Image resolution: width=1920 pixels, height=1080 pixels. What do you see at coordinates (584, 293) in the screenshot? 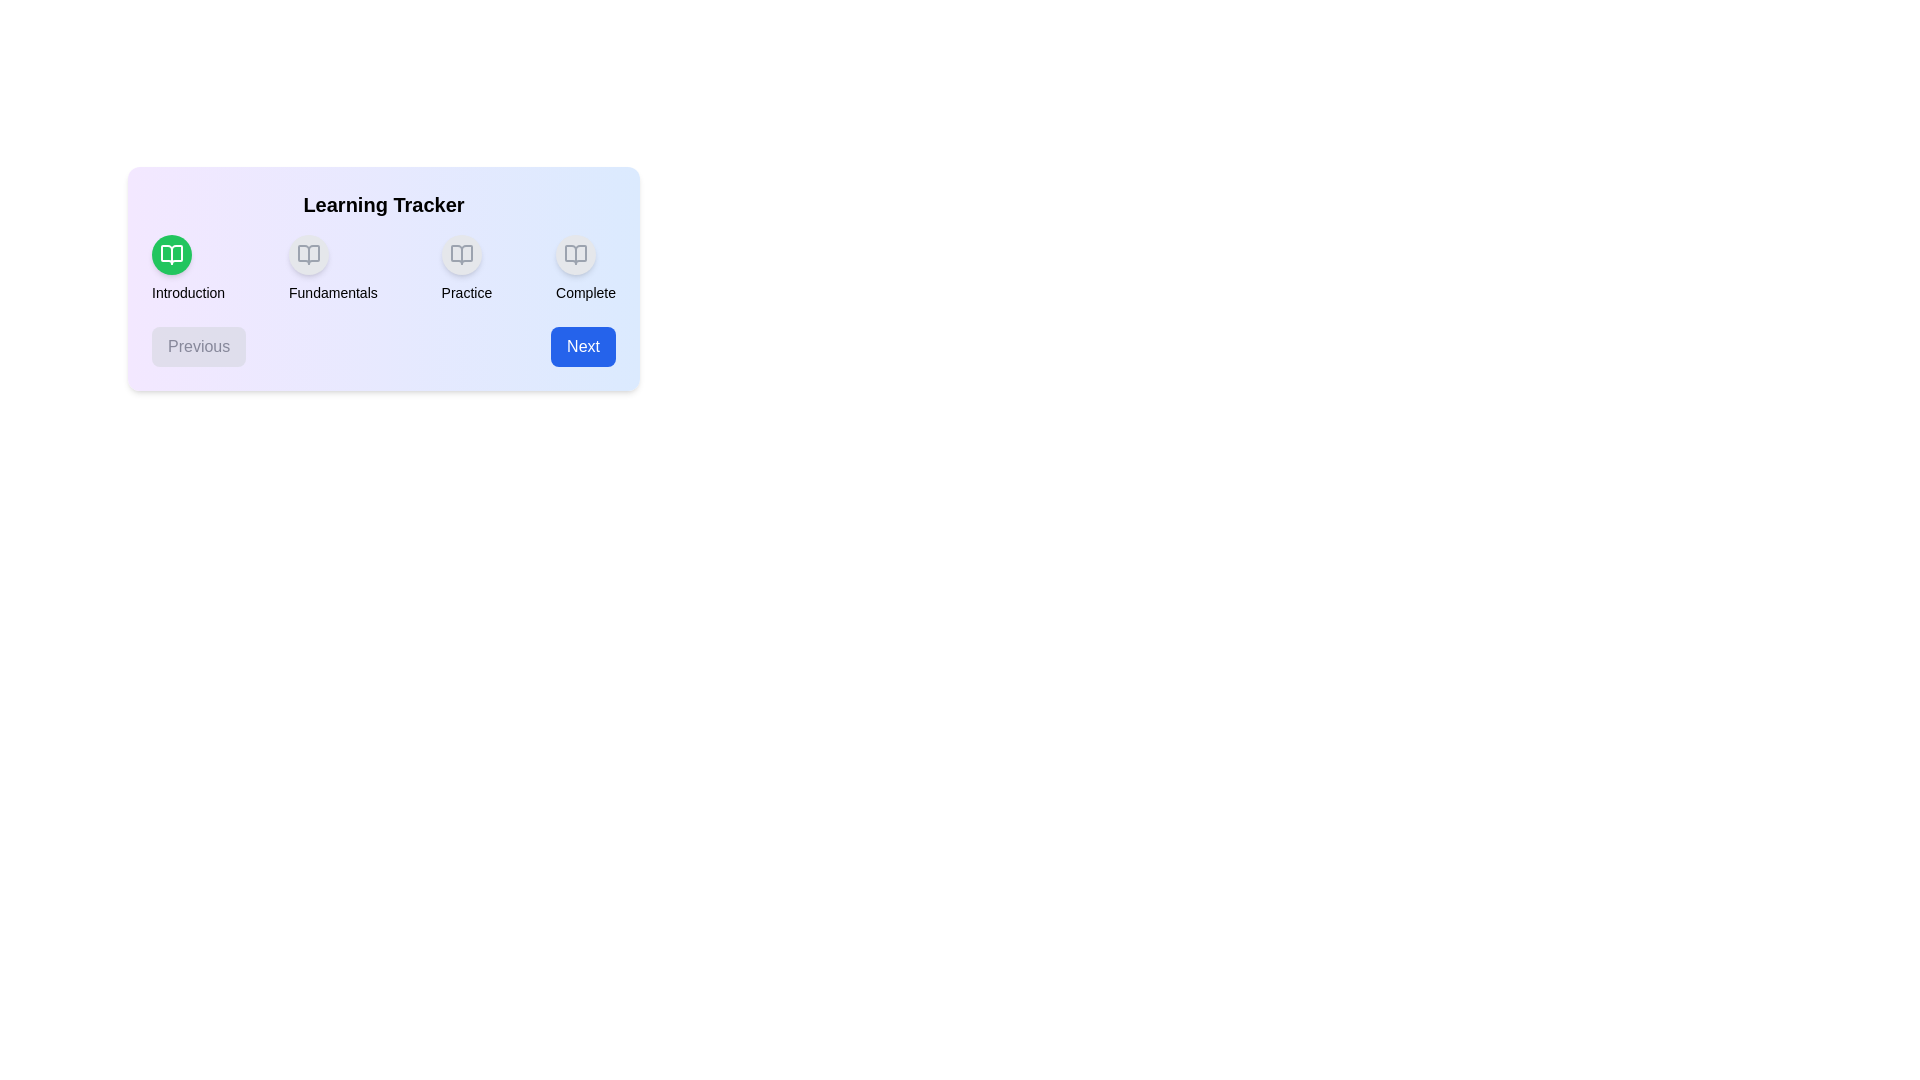
I see `the 'Complete' stage label in the 'Learning Tracker' header section, which is the fourth and final stage label aligned centrally below its corresponding icon` at bounding box center [584, 293].